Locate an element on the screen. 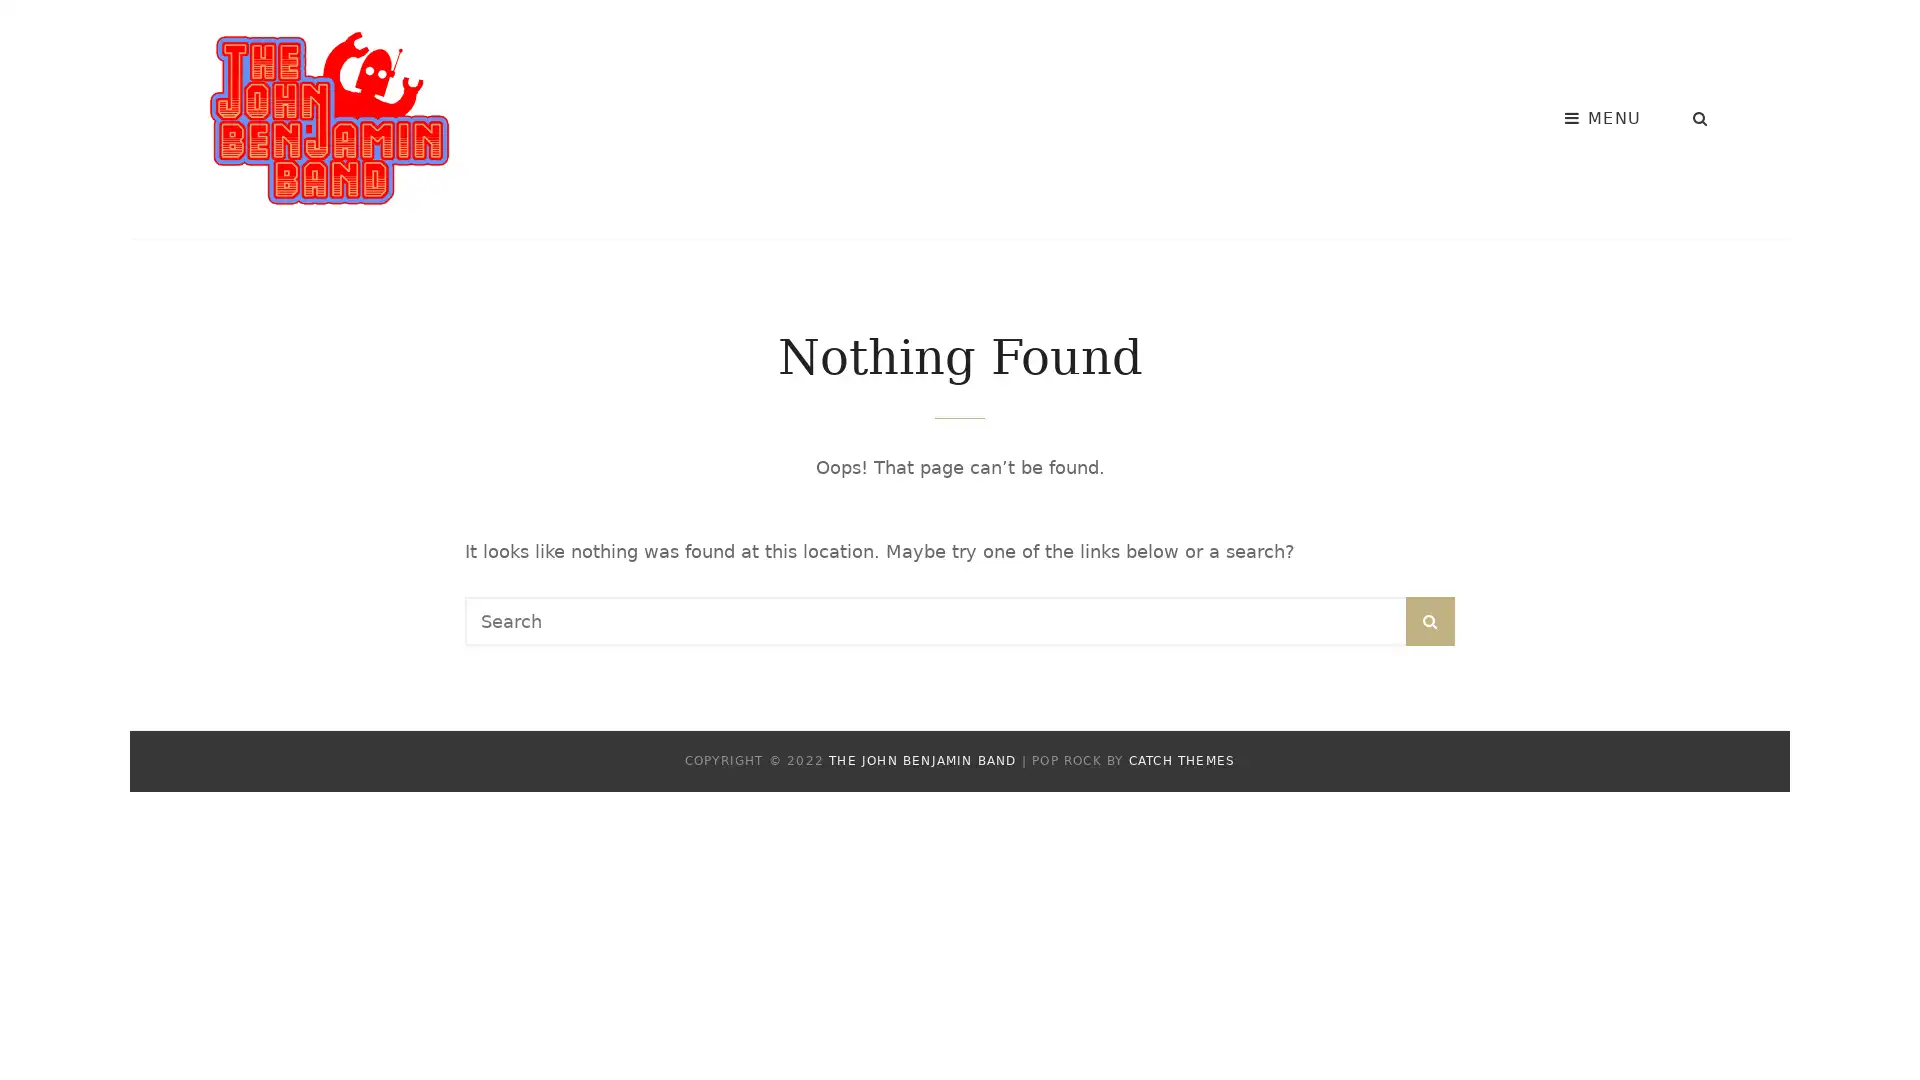  SEARCH is located at coordinates (1699, 119).